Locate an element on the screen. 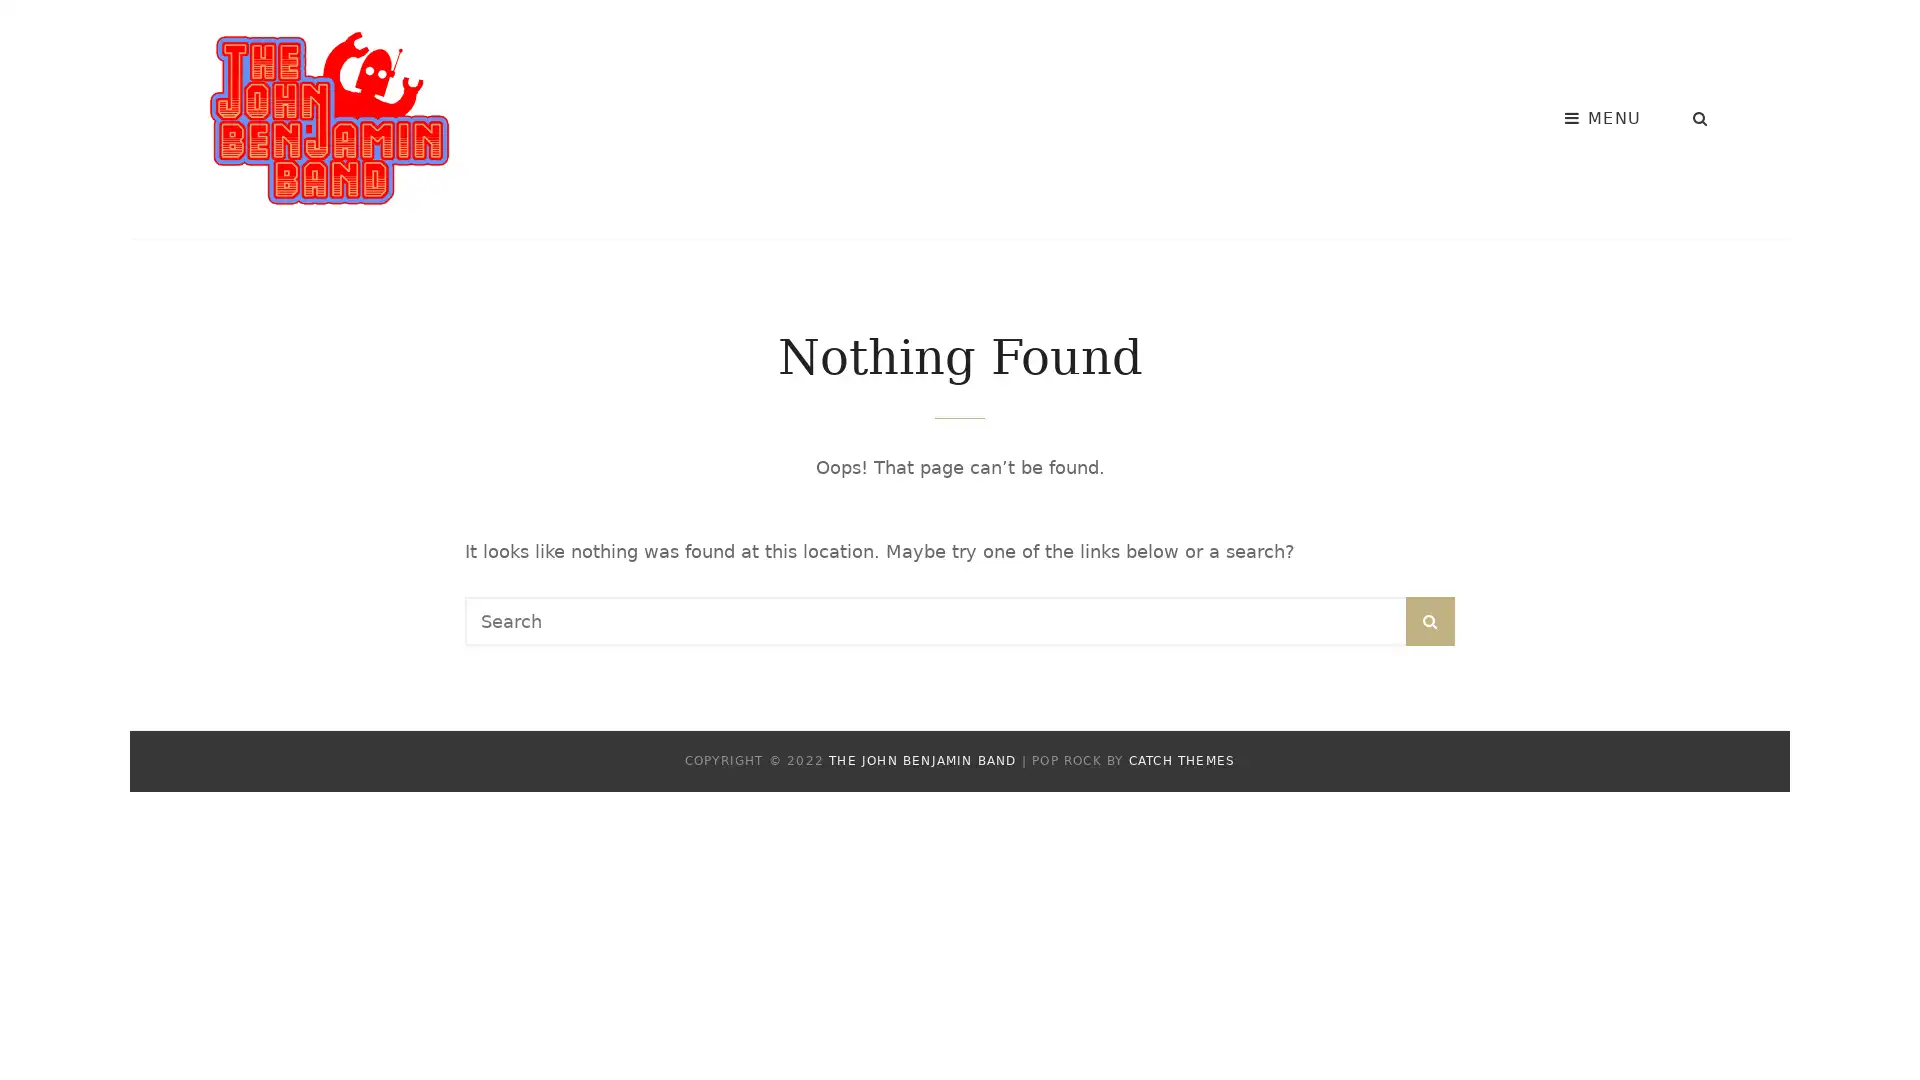  SEARCH is located at coordinates (1699, 119).